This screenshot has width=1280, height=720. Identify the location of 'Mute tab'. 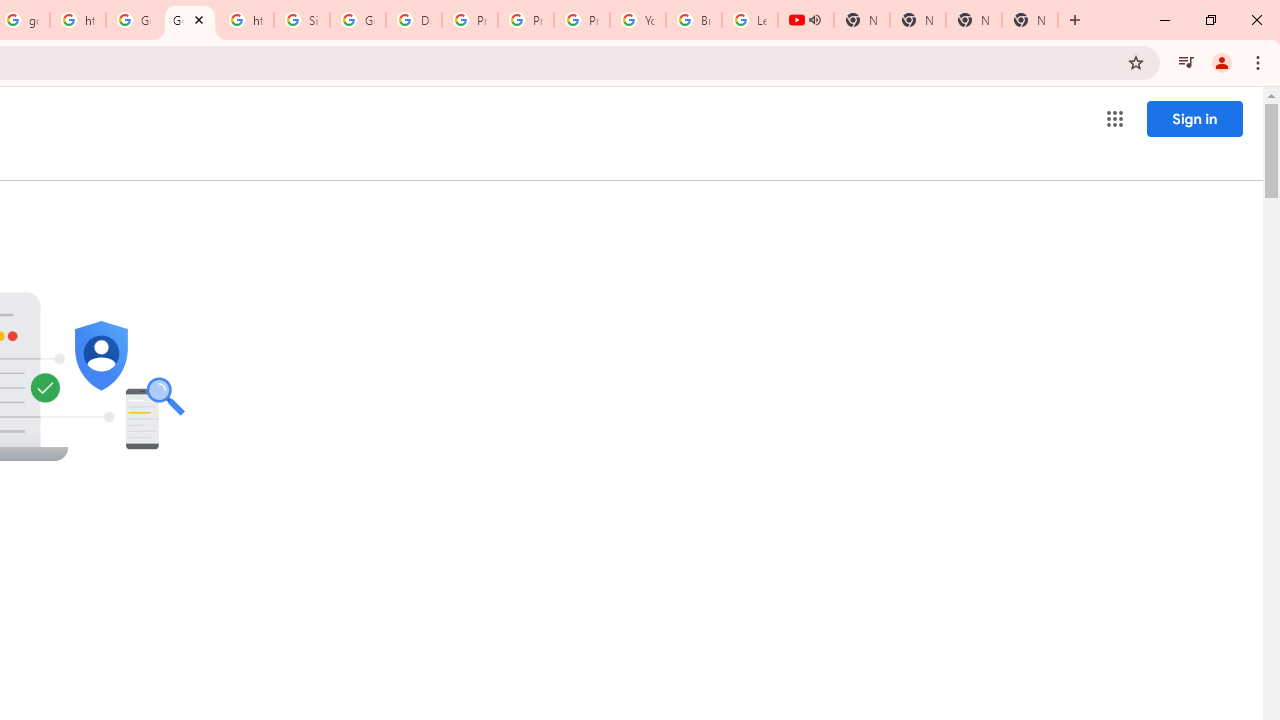
(814, 20).